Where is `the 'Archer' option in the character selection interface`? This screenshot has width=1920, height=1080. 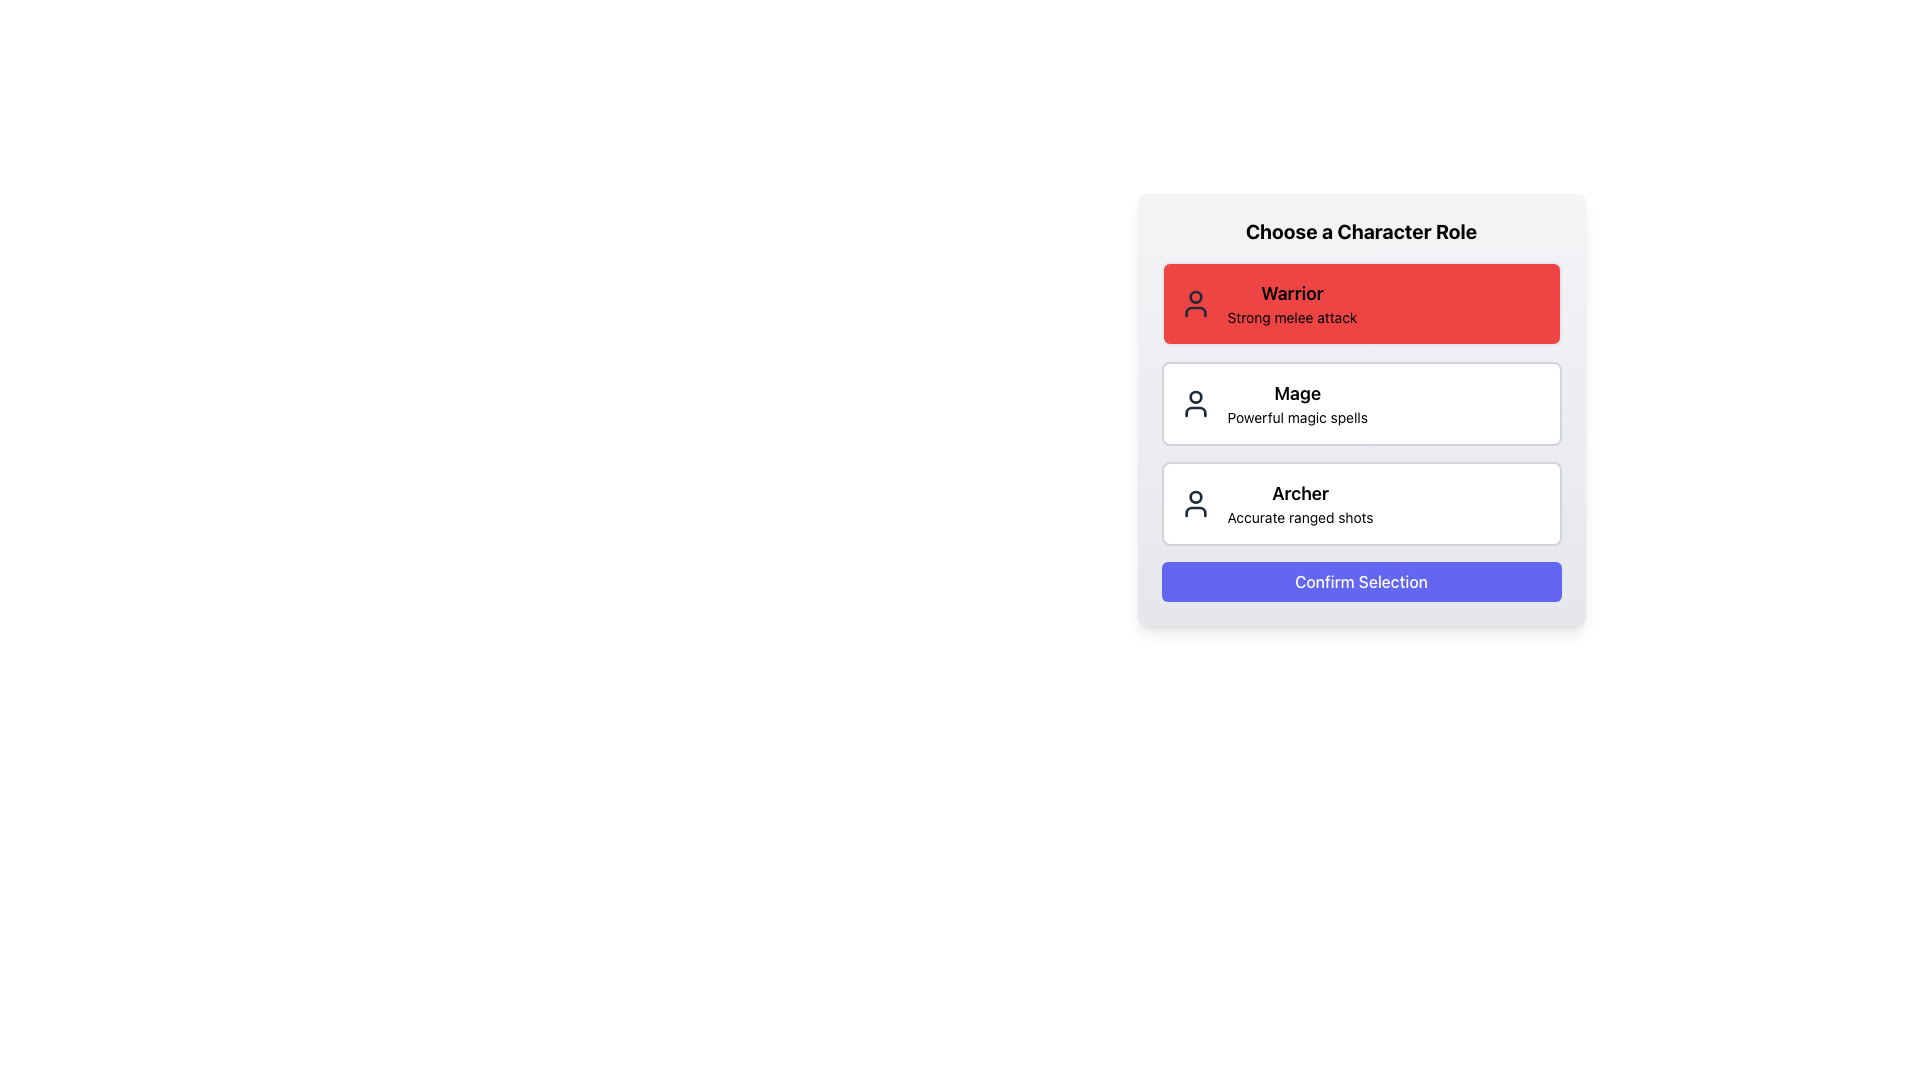 the 'Archer' option in the character selection interface is located at coordinates (1300, 503).